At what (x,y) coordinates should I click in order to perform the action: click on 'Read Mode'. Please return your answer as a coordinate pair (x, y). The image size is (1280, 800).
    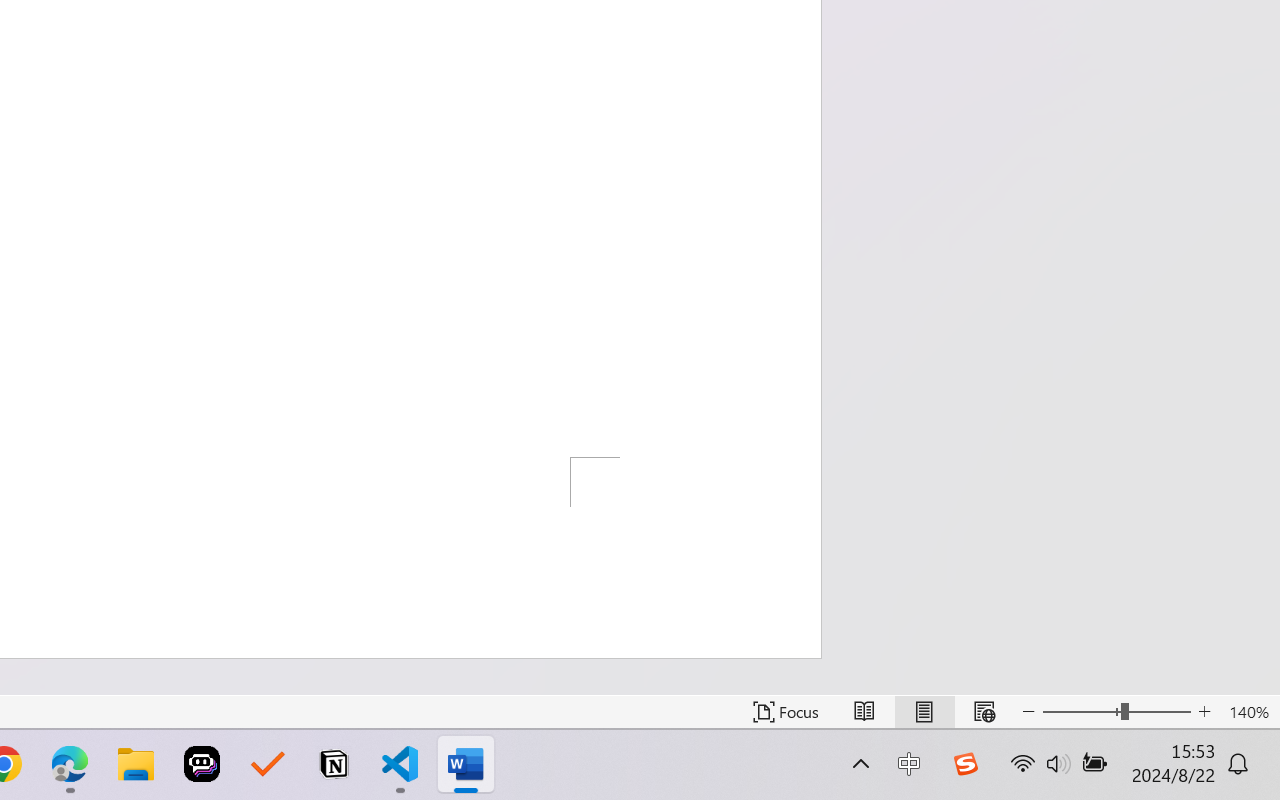
    Looking at the image, I should click on (864, 711).